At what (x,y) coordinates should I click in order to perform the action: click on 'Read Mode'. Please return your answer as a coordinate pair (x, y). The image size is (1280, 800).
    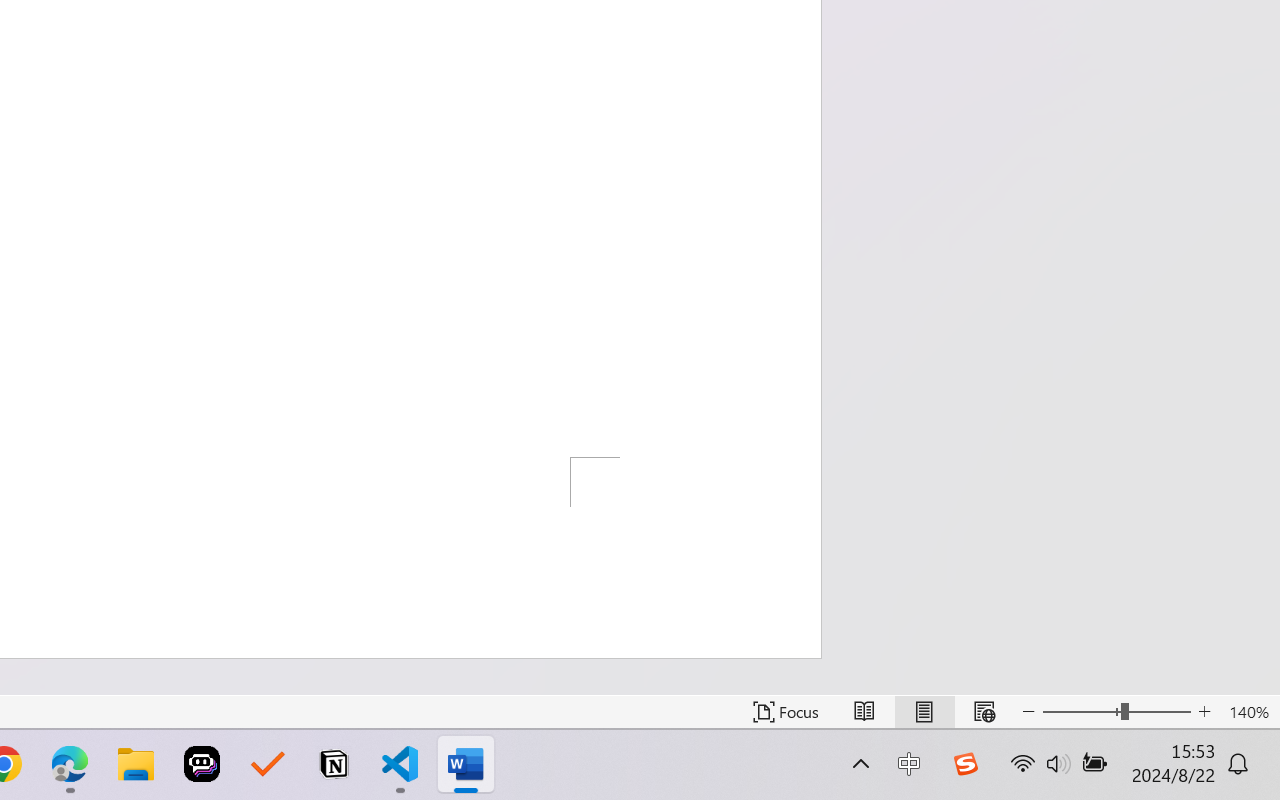
    Looking at the image, I should click on (864, 711).